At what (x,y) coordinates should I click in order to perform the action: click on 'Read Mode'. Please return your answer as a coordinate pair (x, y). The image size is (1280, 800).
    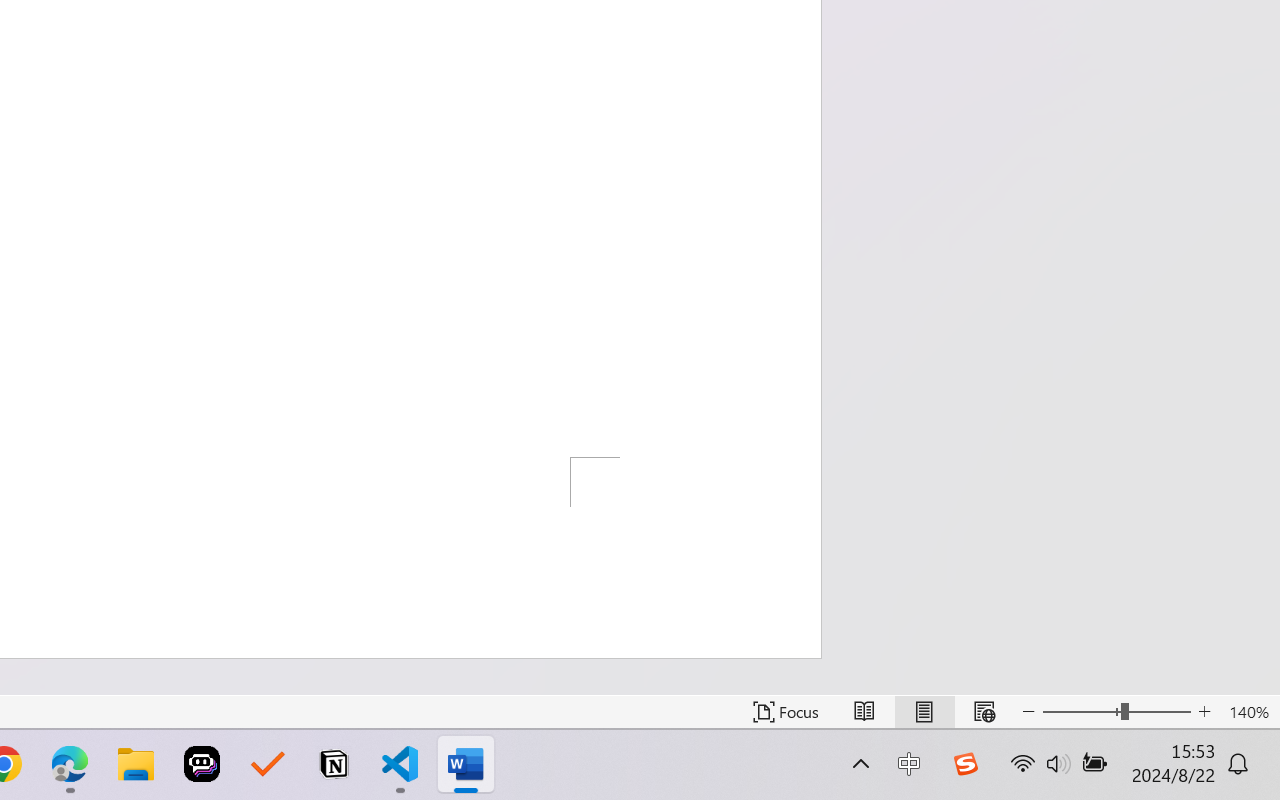
    Looking at the image, I should click on (864, 711).